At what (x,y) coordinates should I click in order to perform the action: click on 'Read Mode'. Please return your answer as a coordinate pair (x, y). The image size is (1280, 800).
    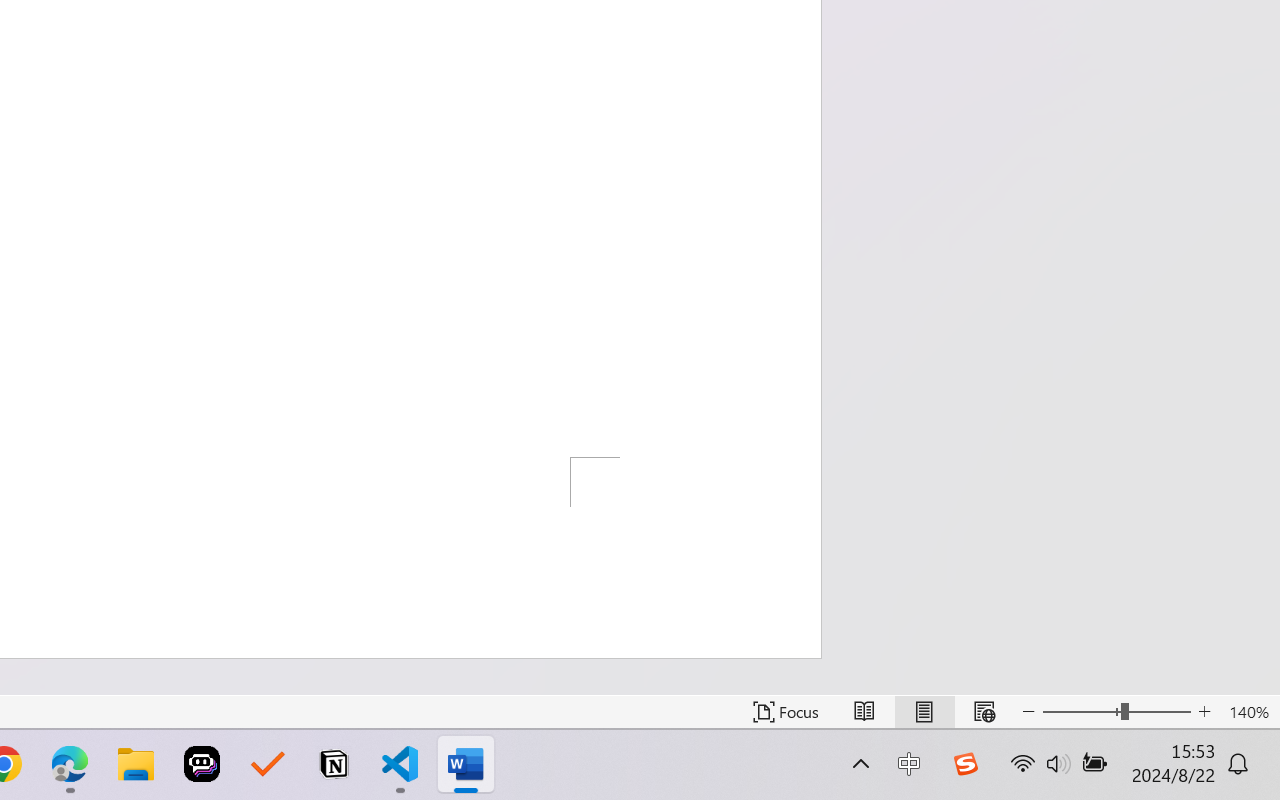
    Looking at the image, I should click on (864, 711).